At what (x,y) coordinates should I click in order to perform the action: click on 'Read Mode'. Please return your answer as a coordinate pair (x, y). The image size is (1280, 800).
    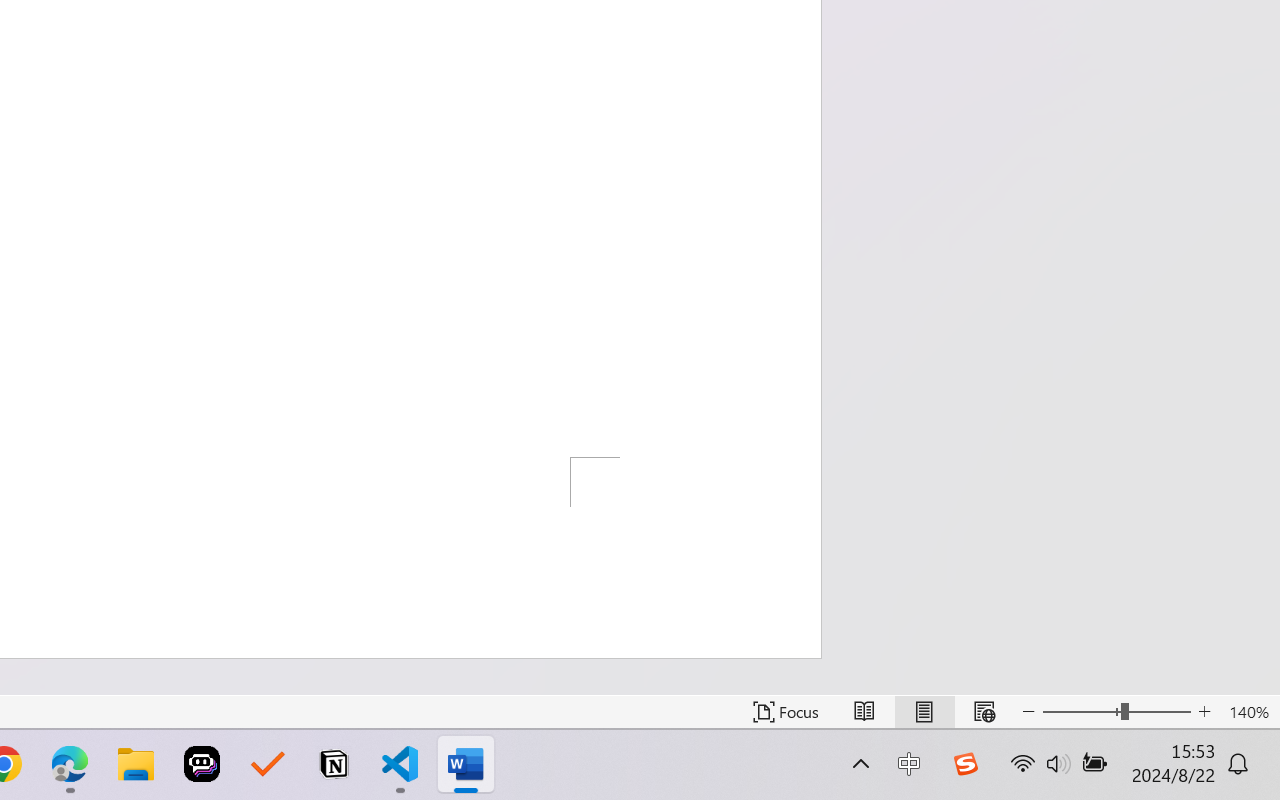
    Looking at the image, I should click on (864, 711).